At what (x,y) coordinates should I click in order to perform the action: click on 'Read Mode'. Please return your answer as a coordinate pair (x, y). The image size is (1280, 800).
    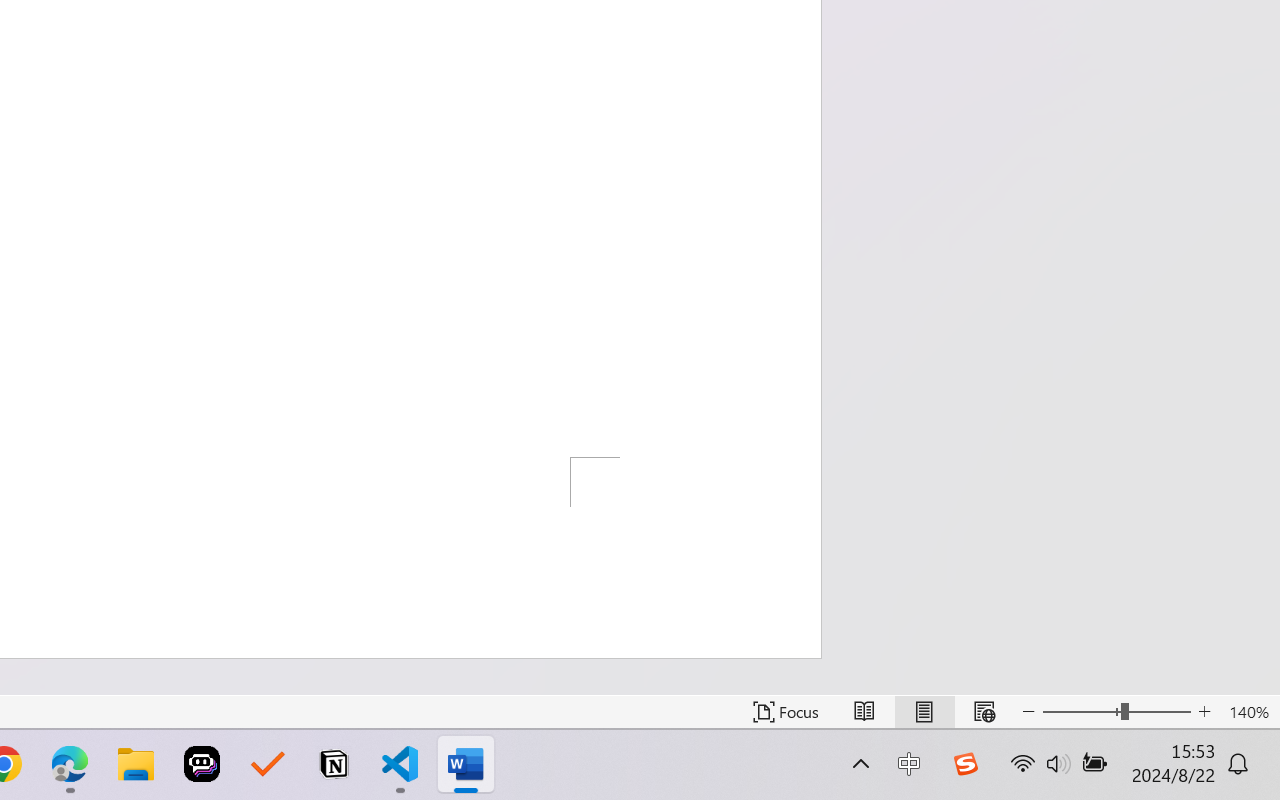
    Looking at the image, I should click on (864, 711).